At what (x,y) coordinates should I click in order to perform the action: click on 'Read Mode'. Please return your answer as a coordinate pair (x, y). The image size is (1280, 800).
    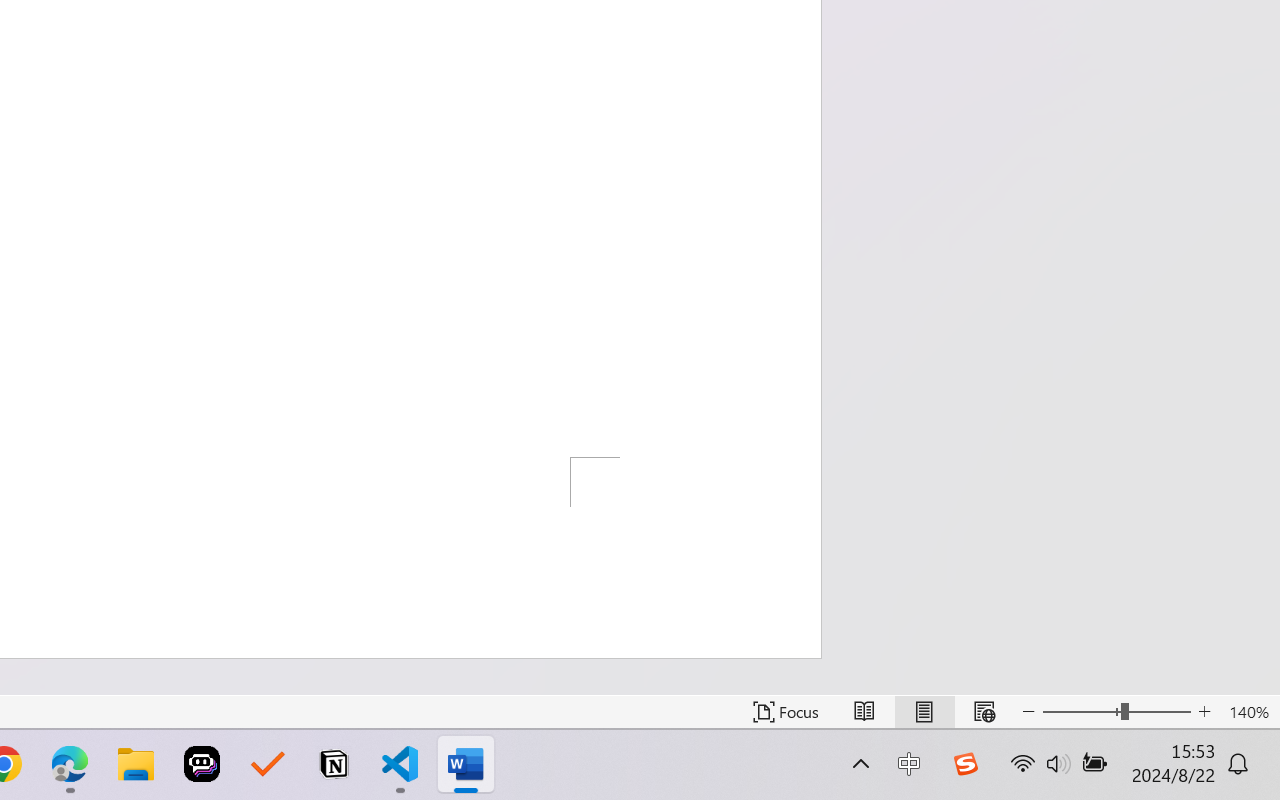
    Looking at the image, I should click on (864, 711).